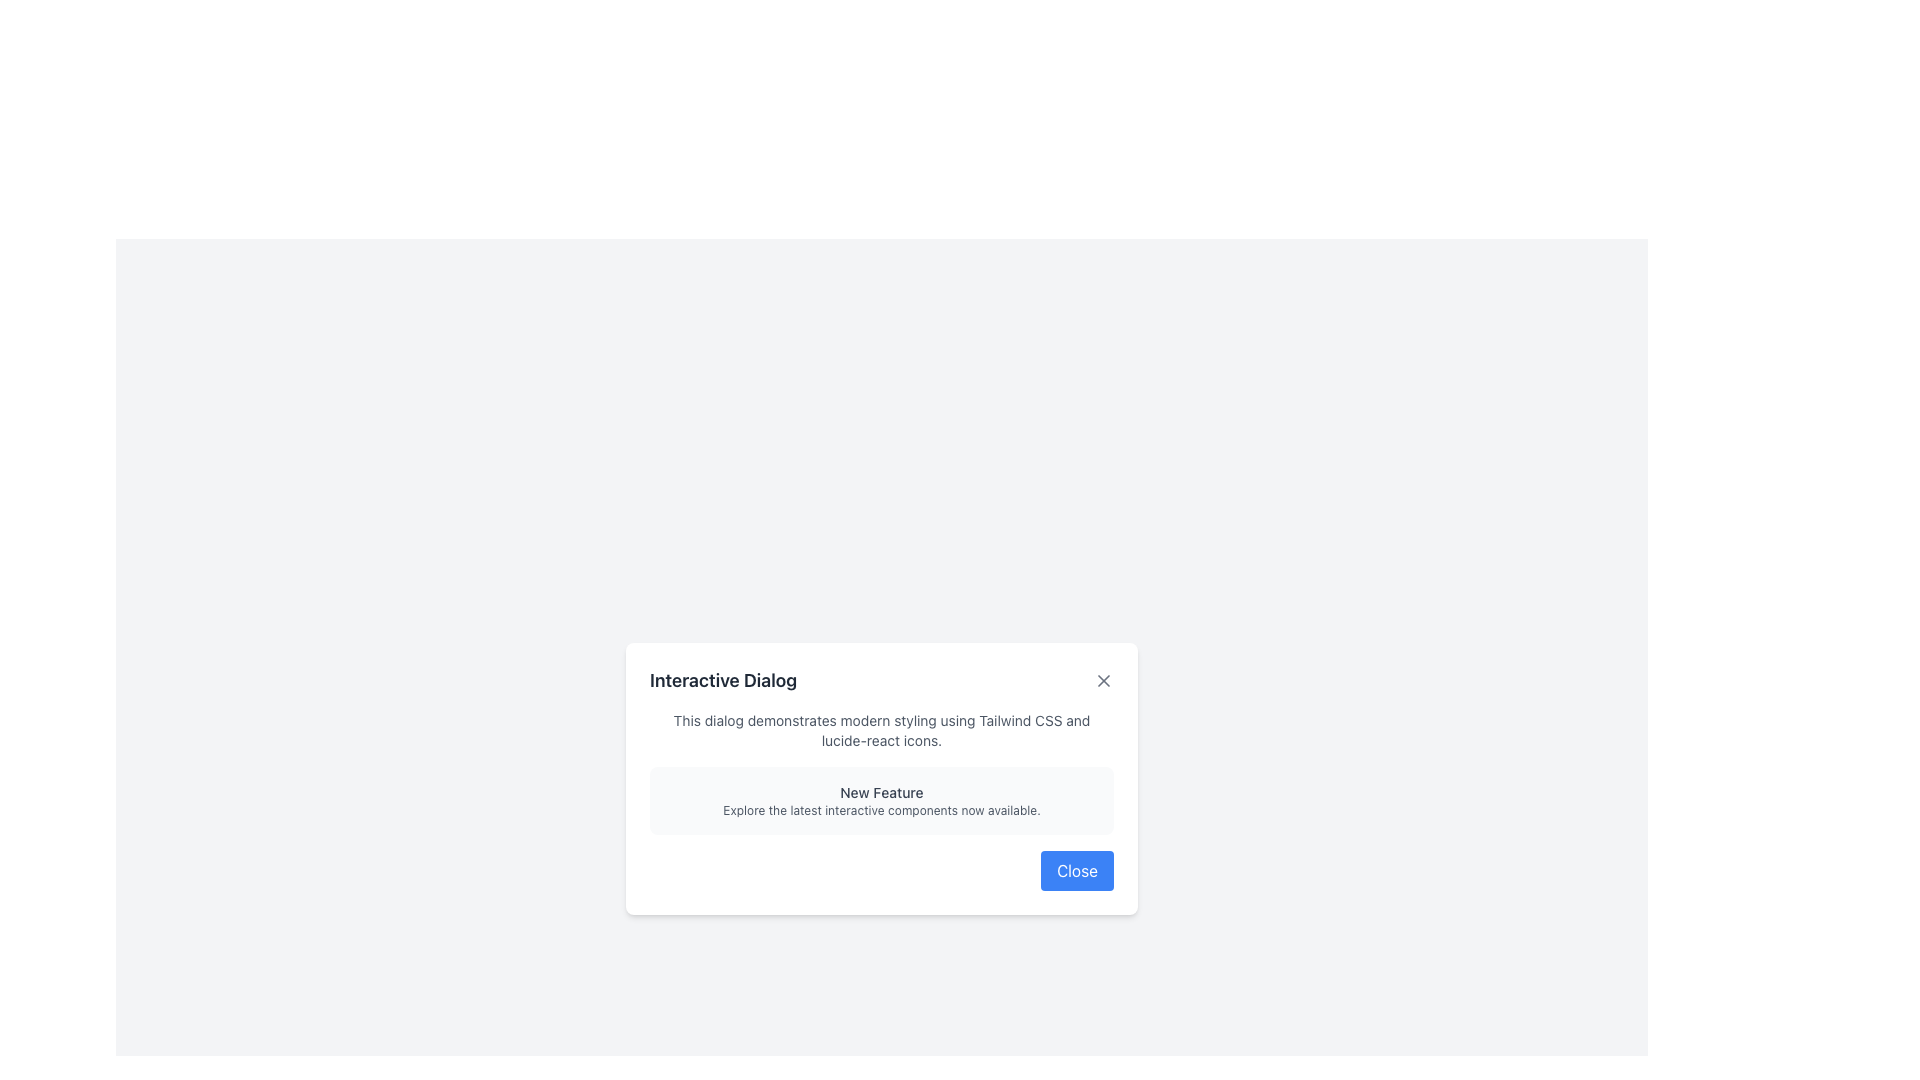 The image size is (1920, 1080). What do you see at coordinates (1076, 870) in the screenshot?
I see `the 'Close' button, which is a rectangular button with a blue background and white text located at the bottom-right corner of the modal dialog box` at bounding box center [1076, 870].